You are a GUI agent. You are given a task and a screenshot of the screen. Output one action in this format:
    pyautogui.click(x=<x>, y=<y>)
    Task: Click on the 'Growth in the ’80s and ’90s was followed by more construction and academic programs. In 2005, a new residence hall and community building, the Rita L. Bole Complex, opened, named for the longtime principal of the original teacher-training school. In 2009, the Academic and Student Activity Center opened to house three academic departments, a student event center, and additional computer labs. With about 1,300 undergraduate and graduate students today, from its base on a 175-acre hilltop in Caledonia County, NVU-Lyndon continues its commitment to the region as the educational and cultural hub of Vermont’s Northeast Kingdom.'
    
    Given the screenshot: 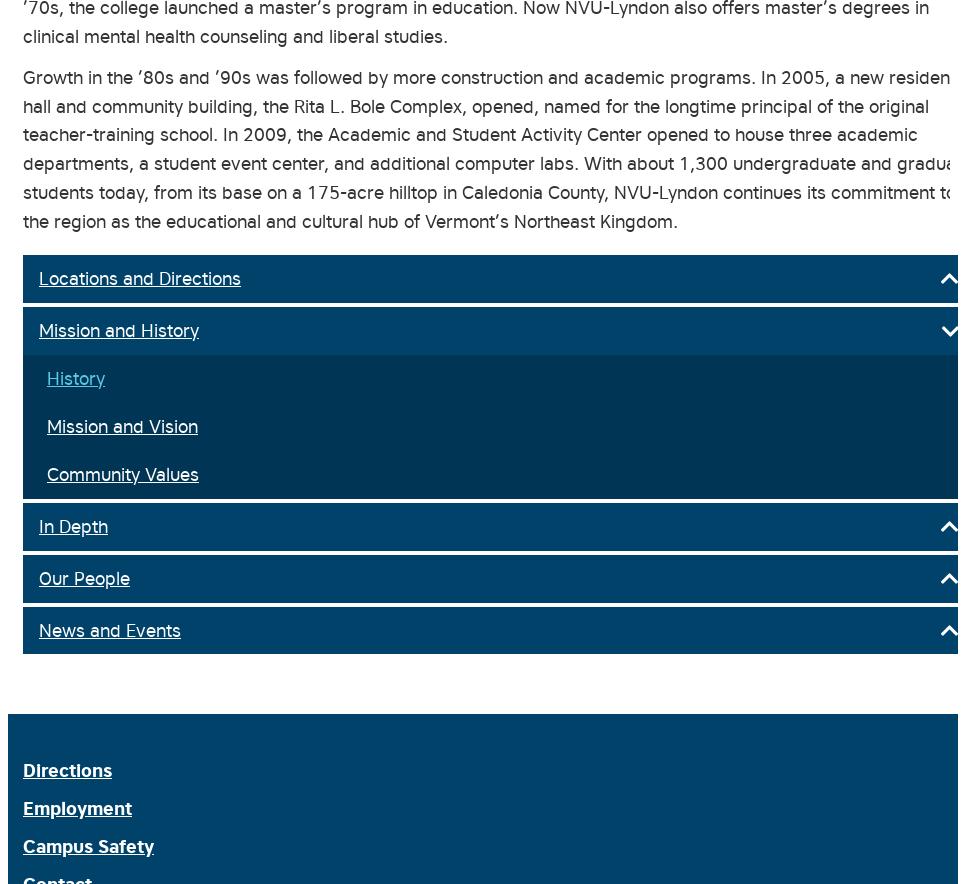 What is the action you would take?
    pyautogui.click(x=497, y=148)
    